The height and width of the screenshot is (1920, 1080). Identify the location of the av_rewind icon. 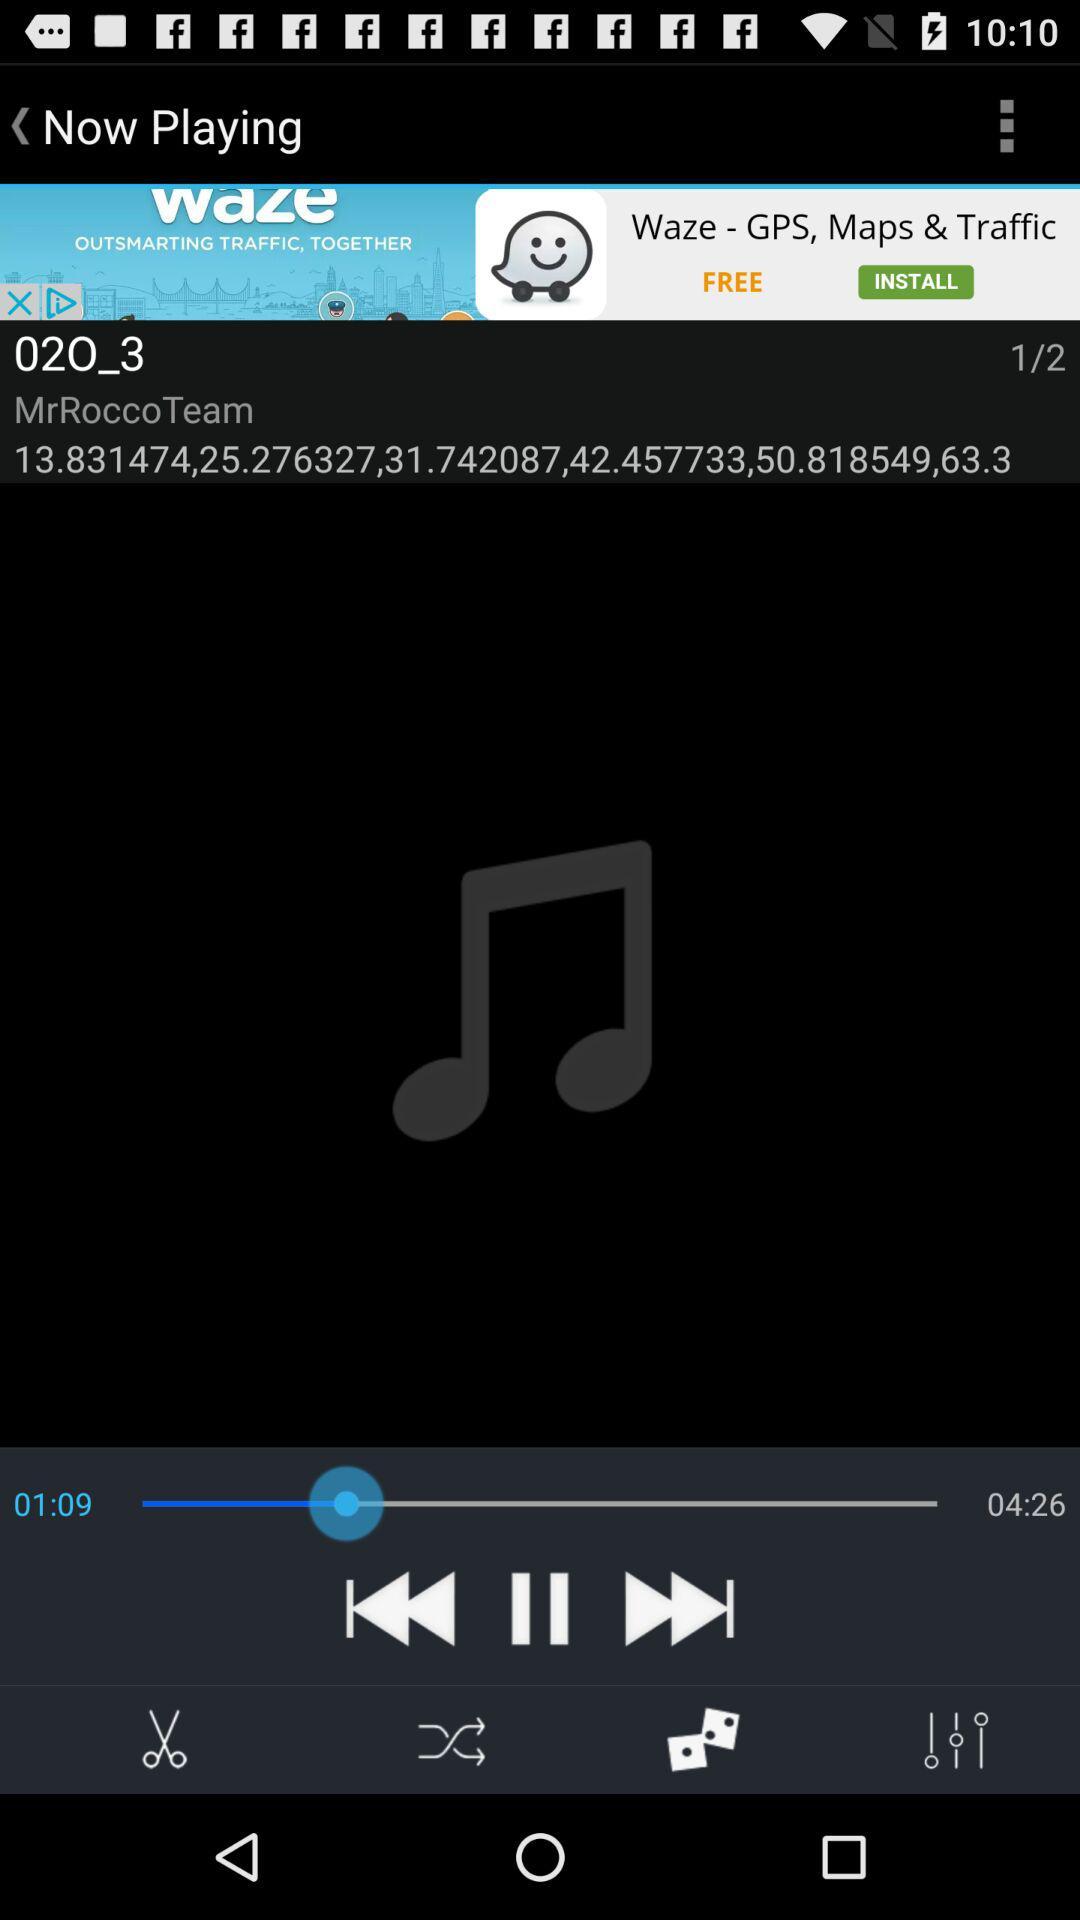
(400, 1720).